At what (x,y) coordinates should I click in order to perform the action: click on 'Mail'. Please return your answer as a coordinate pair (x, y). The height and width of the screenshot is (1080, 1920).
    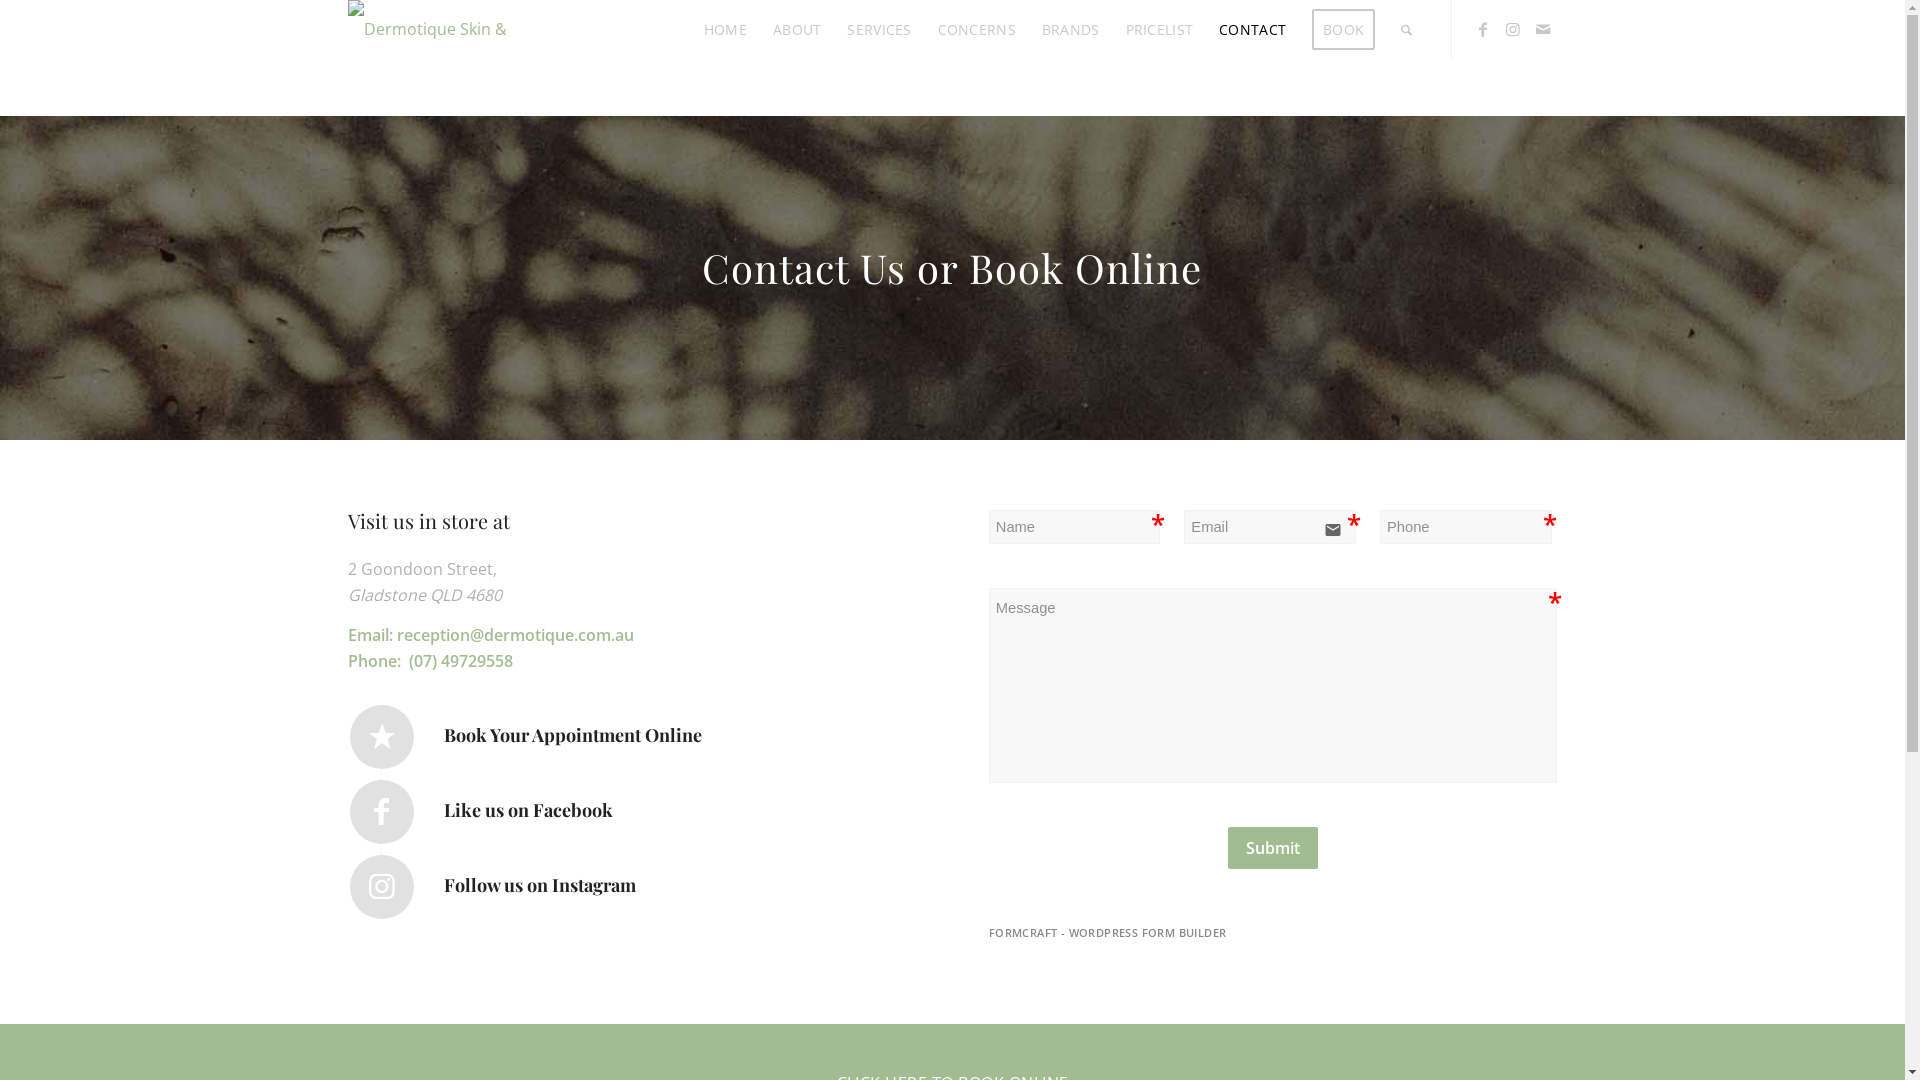
    Looking at the image, I should click on (1526, 29).